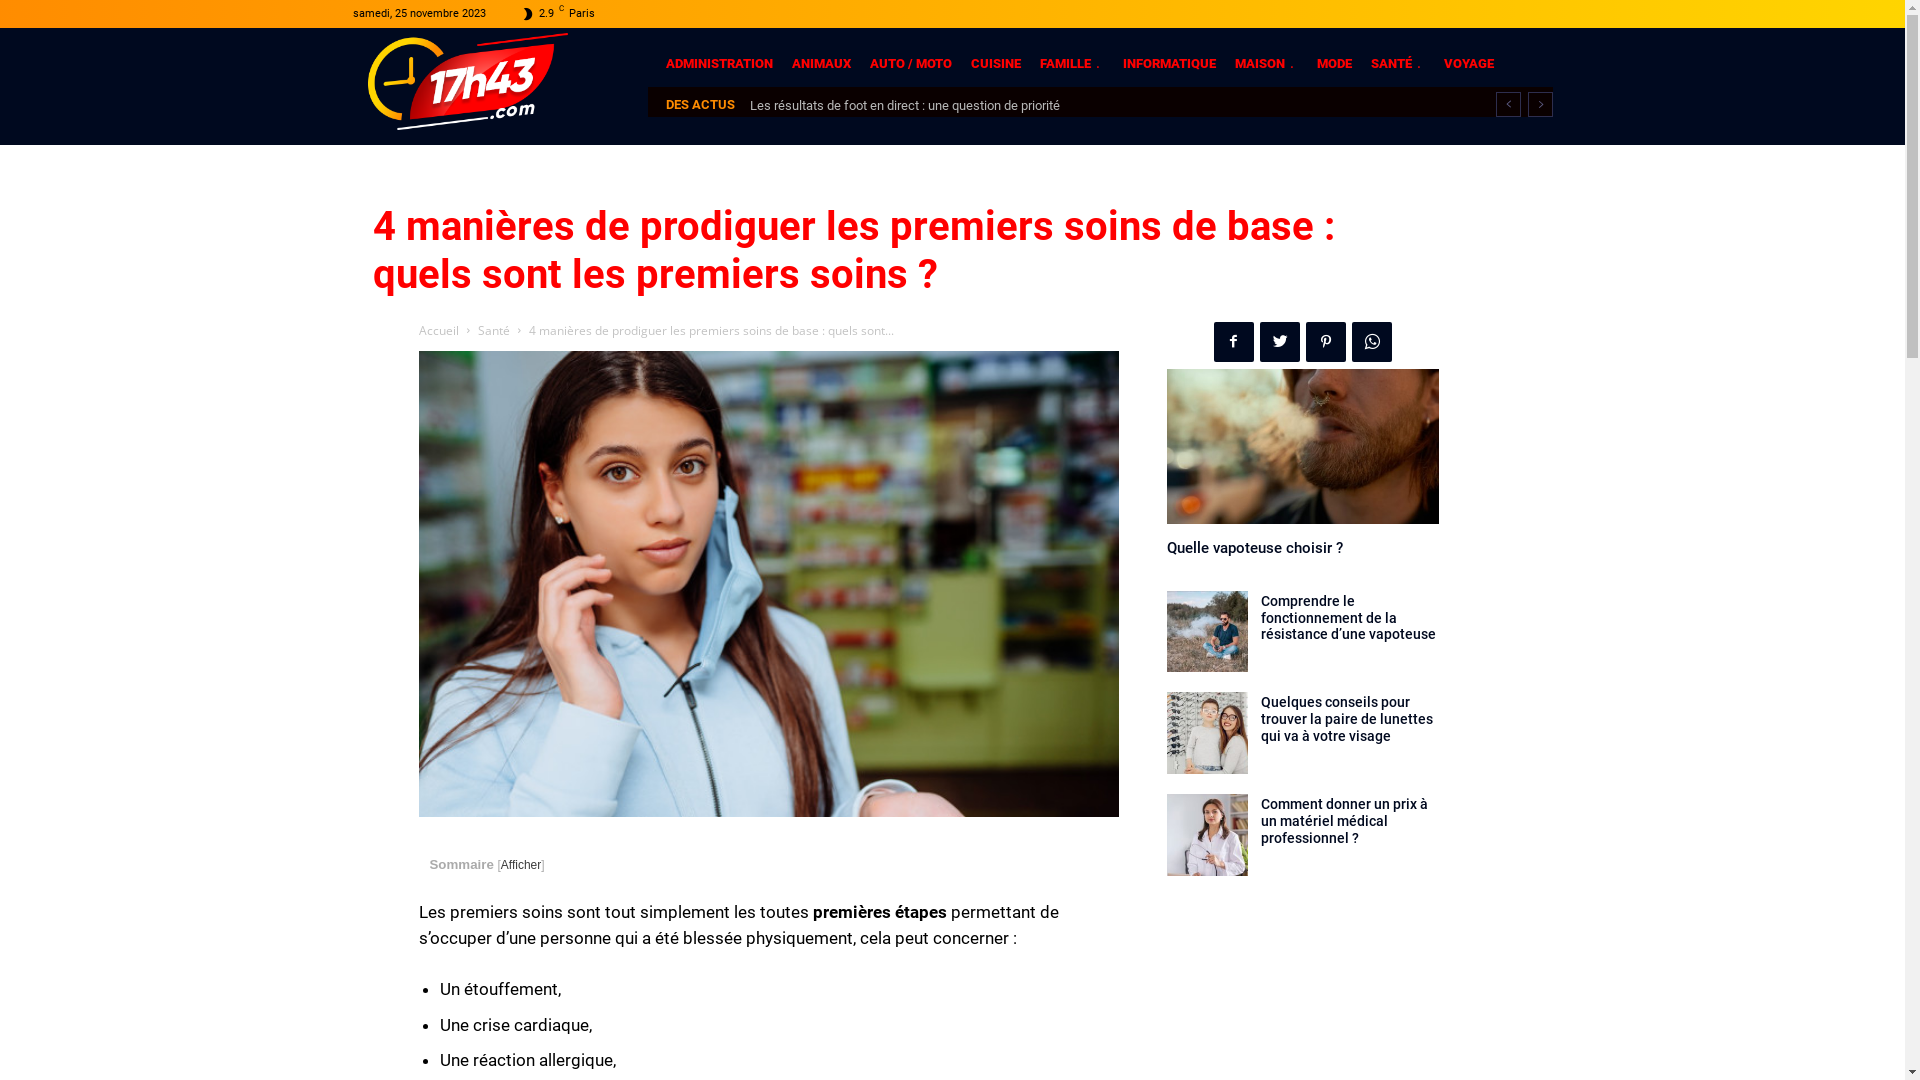 The width and height of the screenshot is (1920, 1080). Describe the element at coordinates (1264, 62) in the screenshot. I see `'MAISON'` at that location.